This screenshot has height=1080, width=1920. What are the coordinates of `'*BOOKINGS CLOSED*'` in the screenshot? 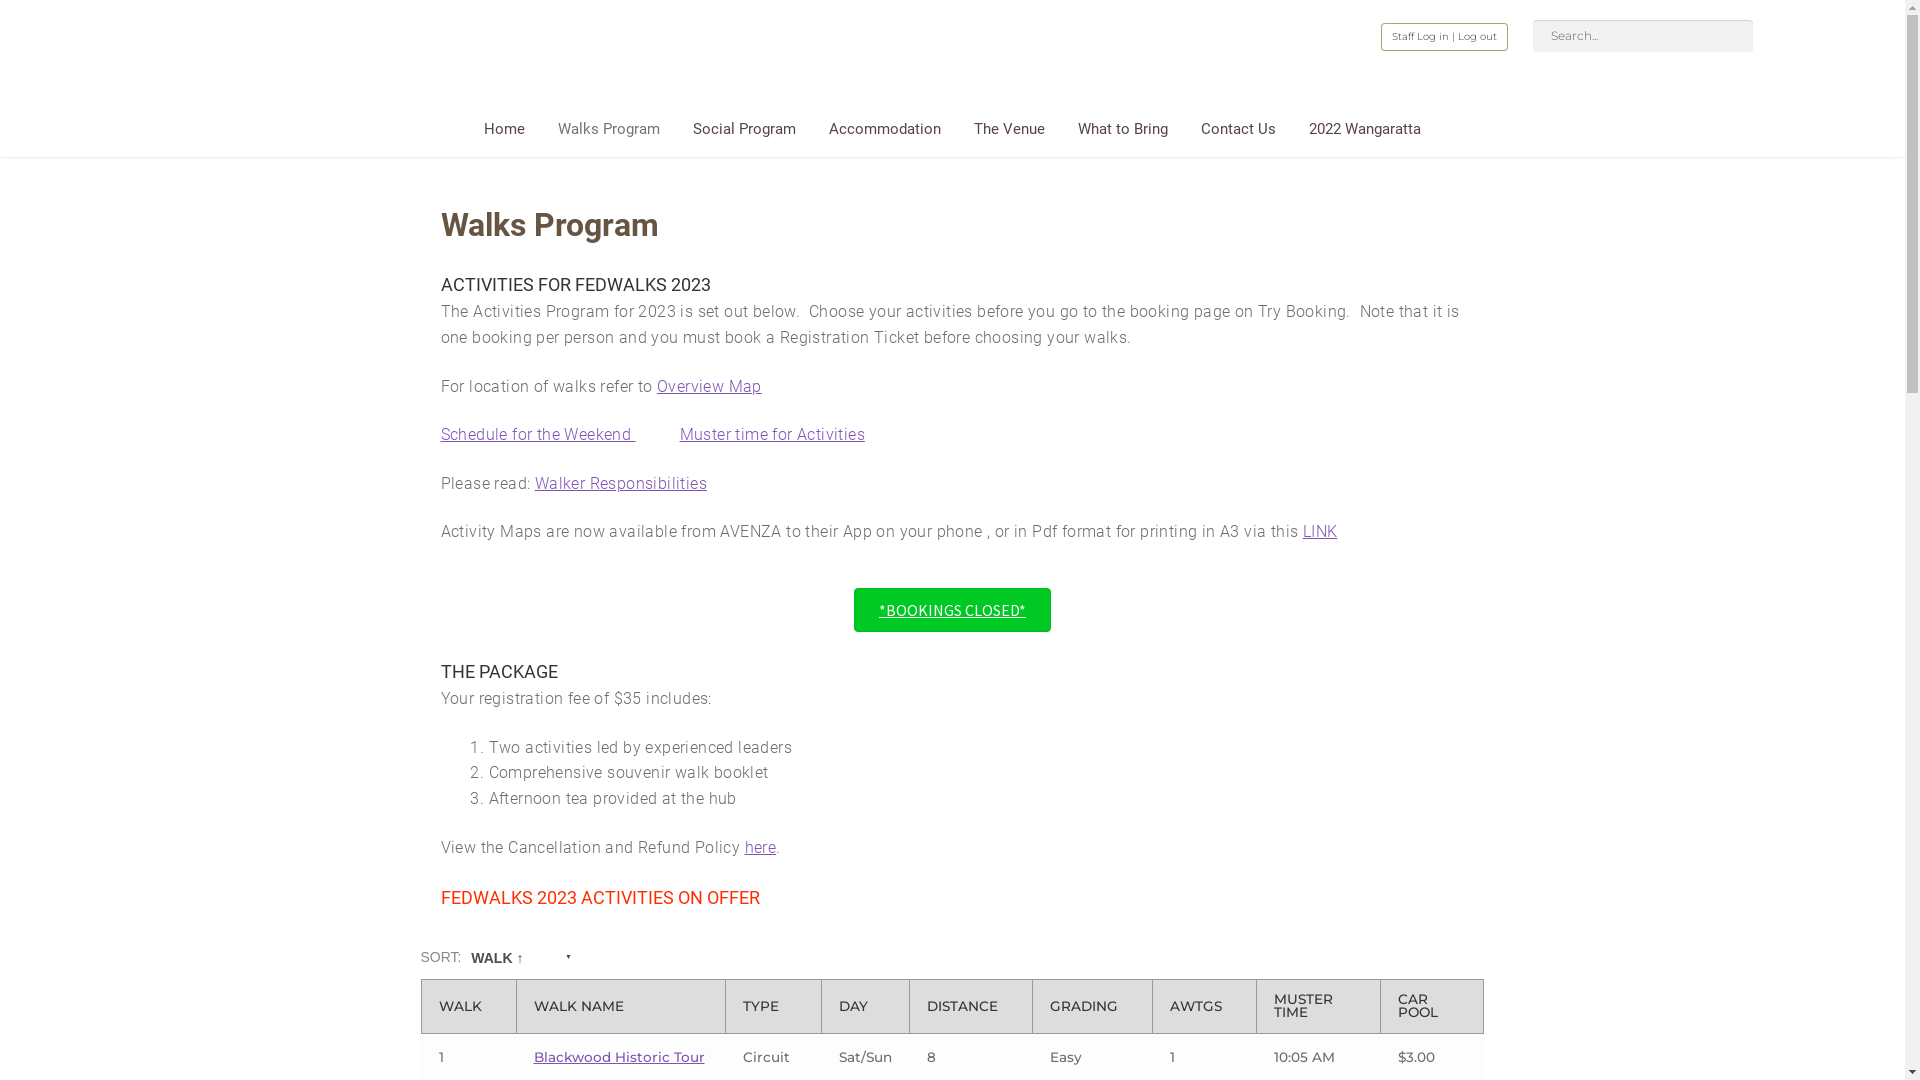 It's located at (951, 608).